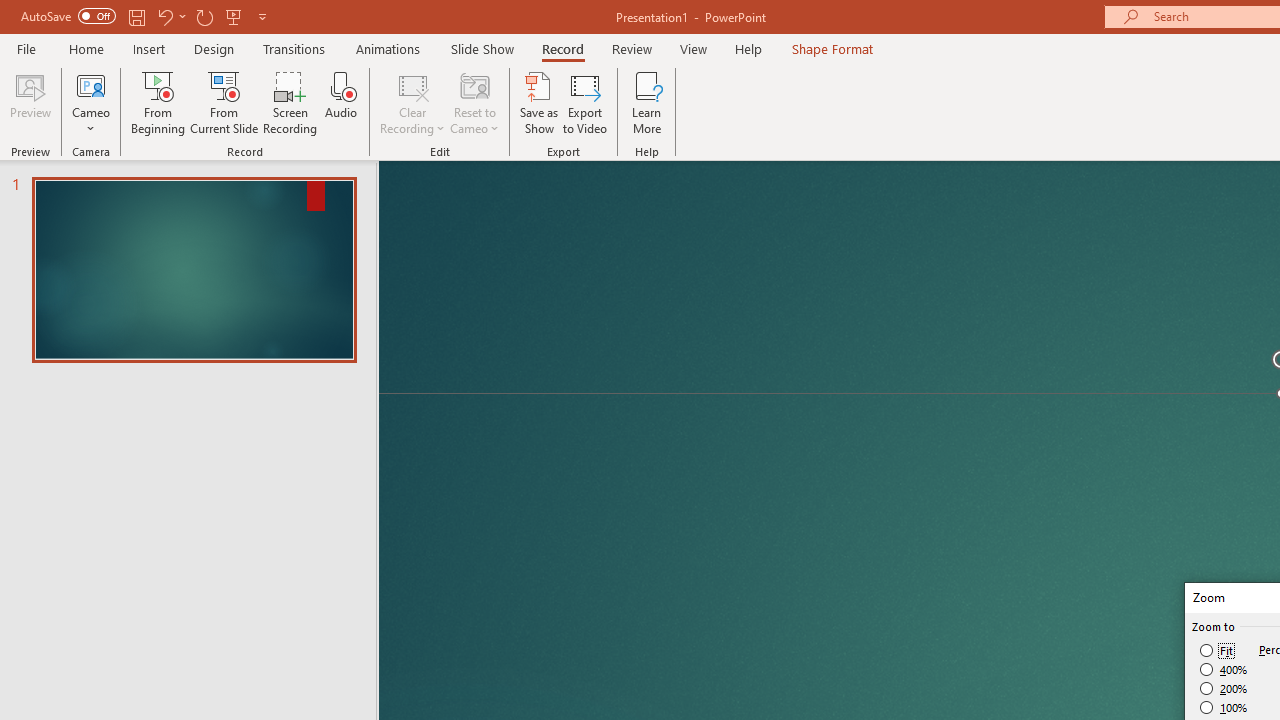  Describe the element at coordinates (289, 103) in the screenshot. I see `'Screen Recording'` at that location.